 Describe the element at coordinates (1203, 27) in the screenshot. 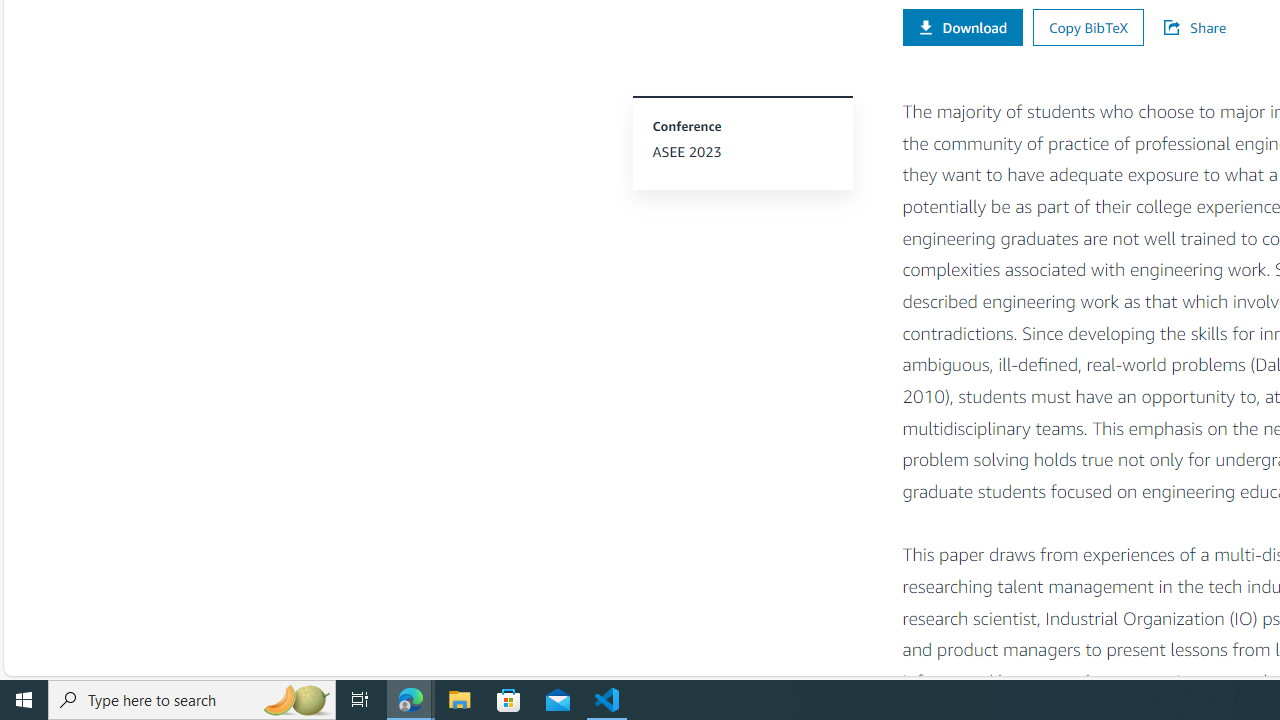

I see `'Share'` at that location.